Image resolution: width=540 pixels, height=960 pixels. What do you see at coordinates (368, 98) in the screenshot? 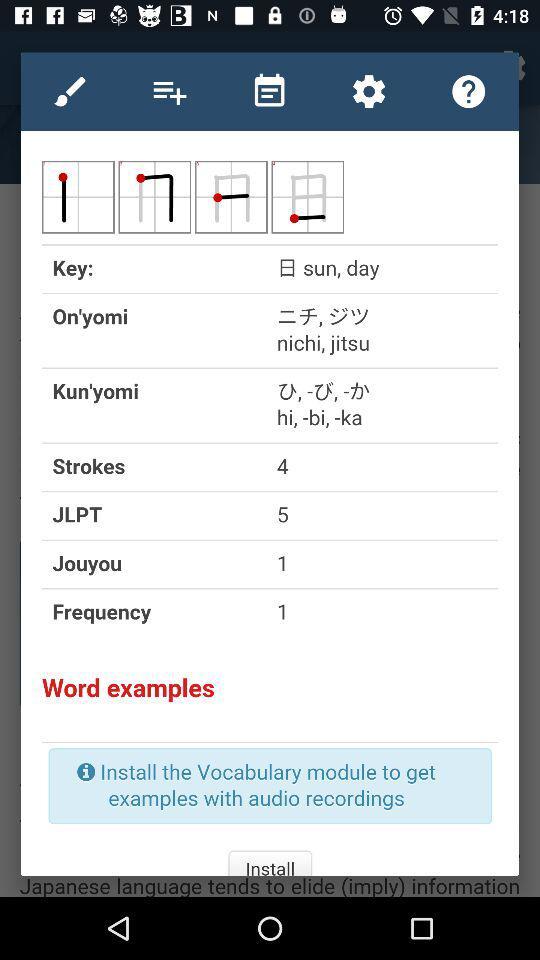
I see `the settings icon` at bounding box center [368, 98].